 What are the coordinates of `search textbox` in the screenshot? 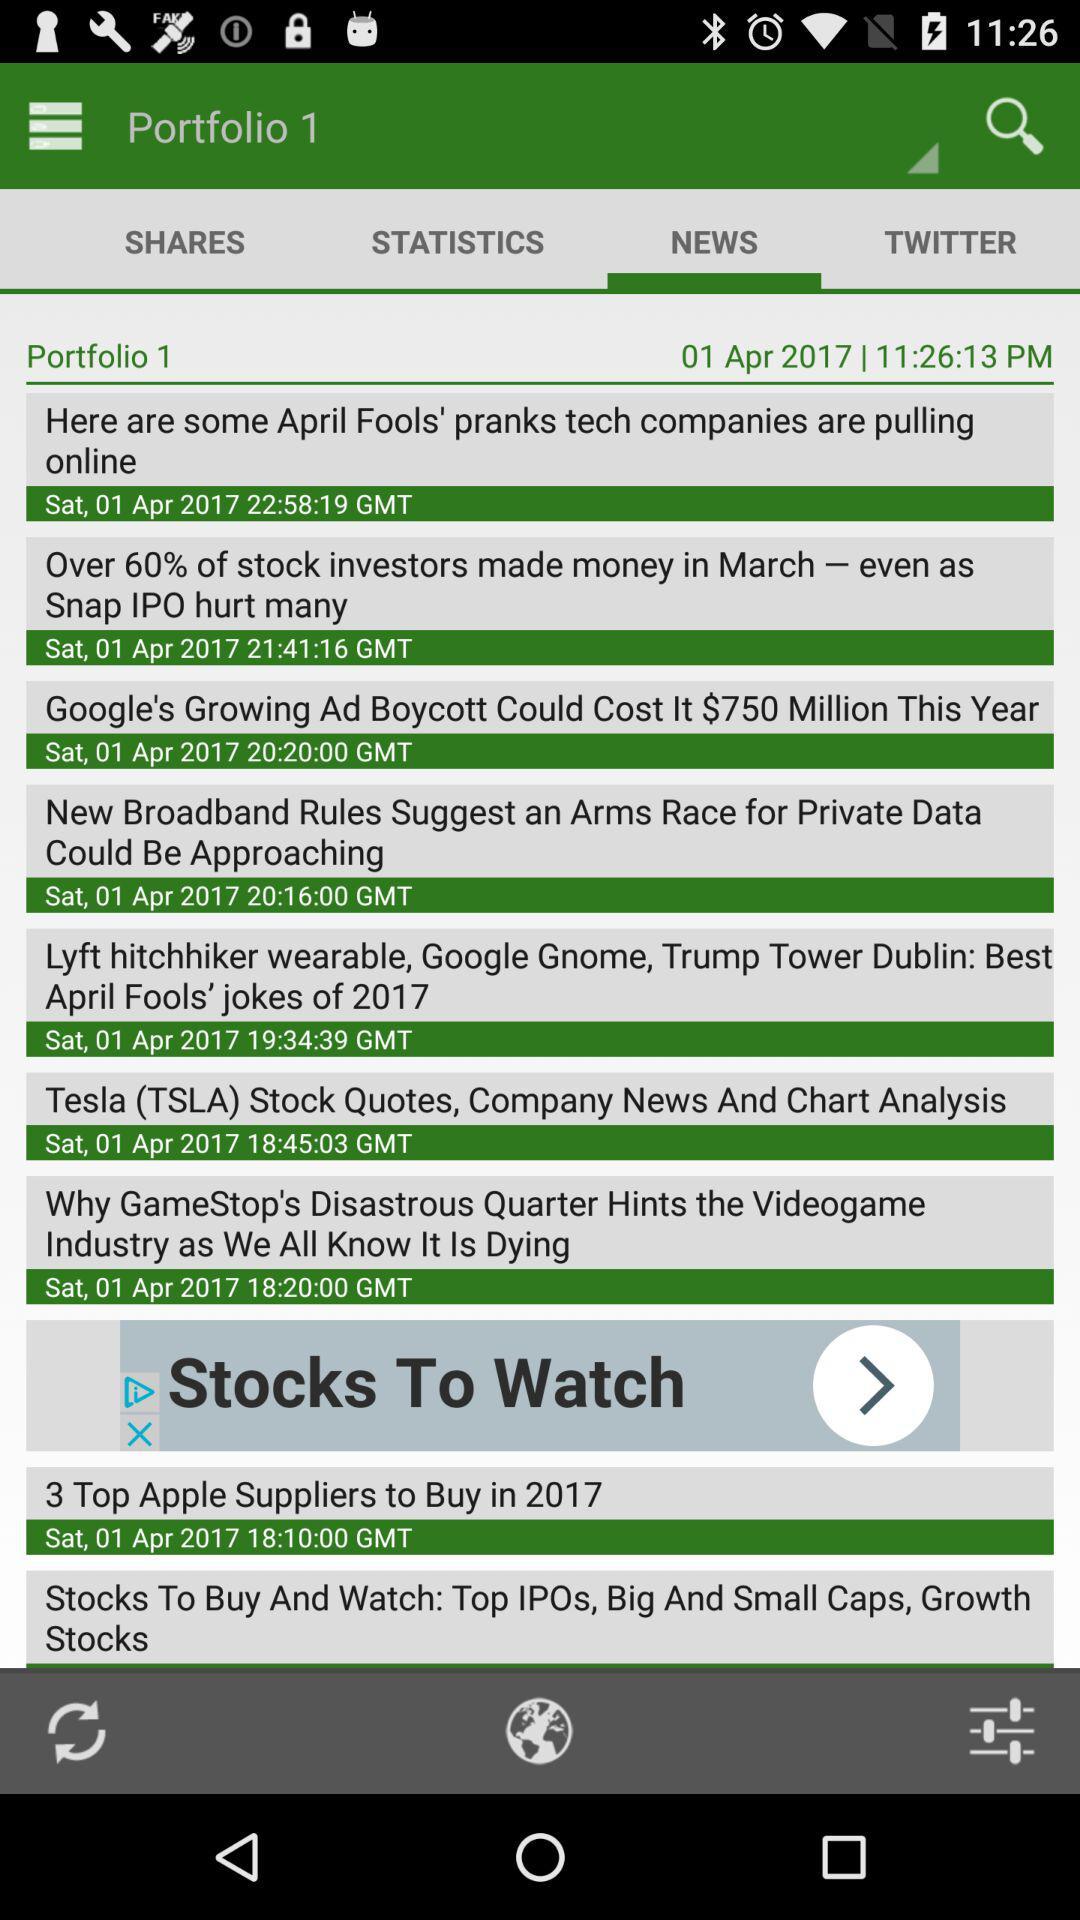 It's located at (1014, 124).